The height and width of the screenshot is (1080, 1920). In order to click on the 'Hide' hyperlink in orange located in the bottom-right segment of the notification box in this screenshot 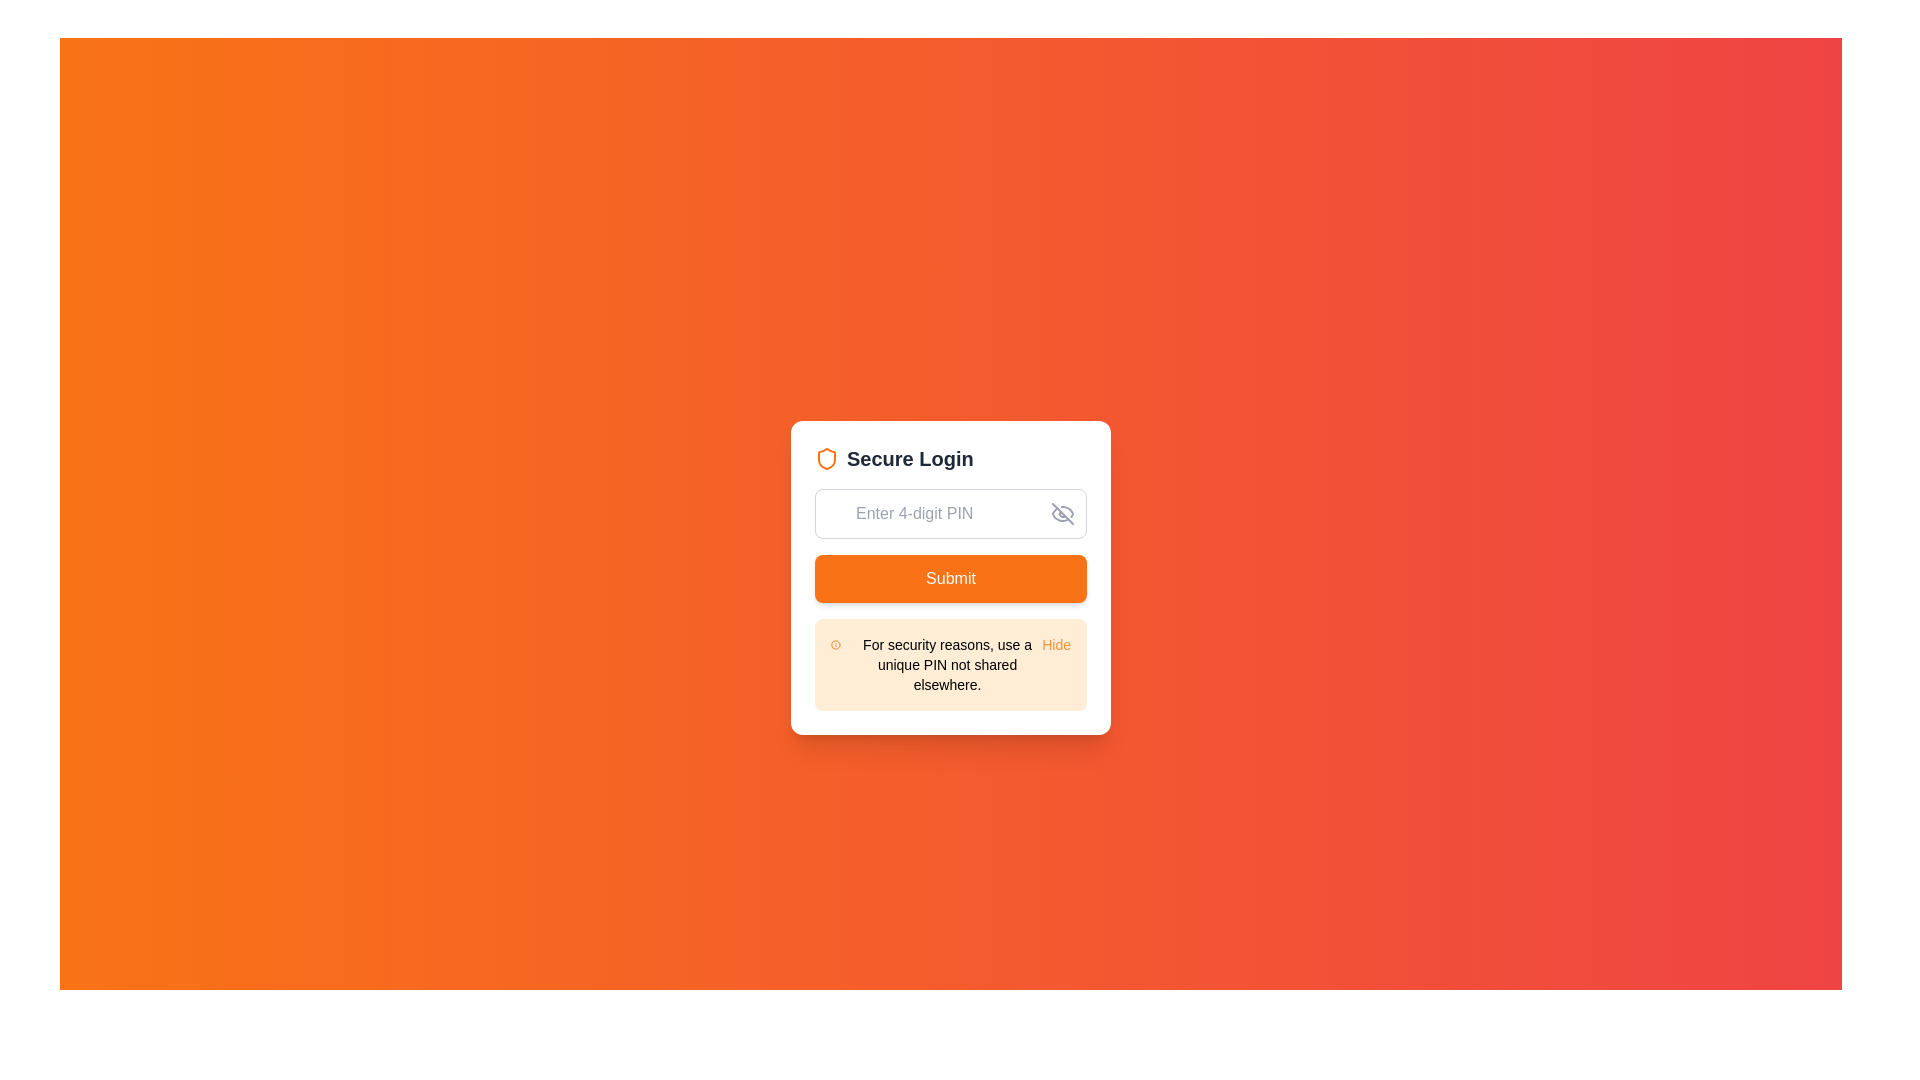, I will do `click(1055, 644)`.